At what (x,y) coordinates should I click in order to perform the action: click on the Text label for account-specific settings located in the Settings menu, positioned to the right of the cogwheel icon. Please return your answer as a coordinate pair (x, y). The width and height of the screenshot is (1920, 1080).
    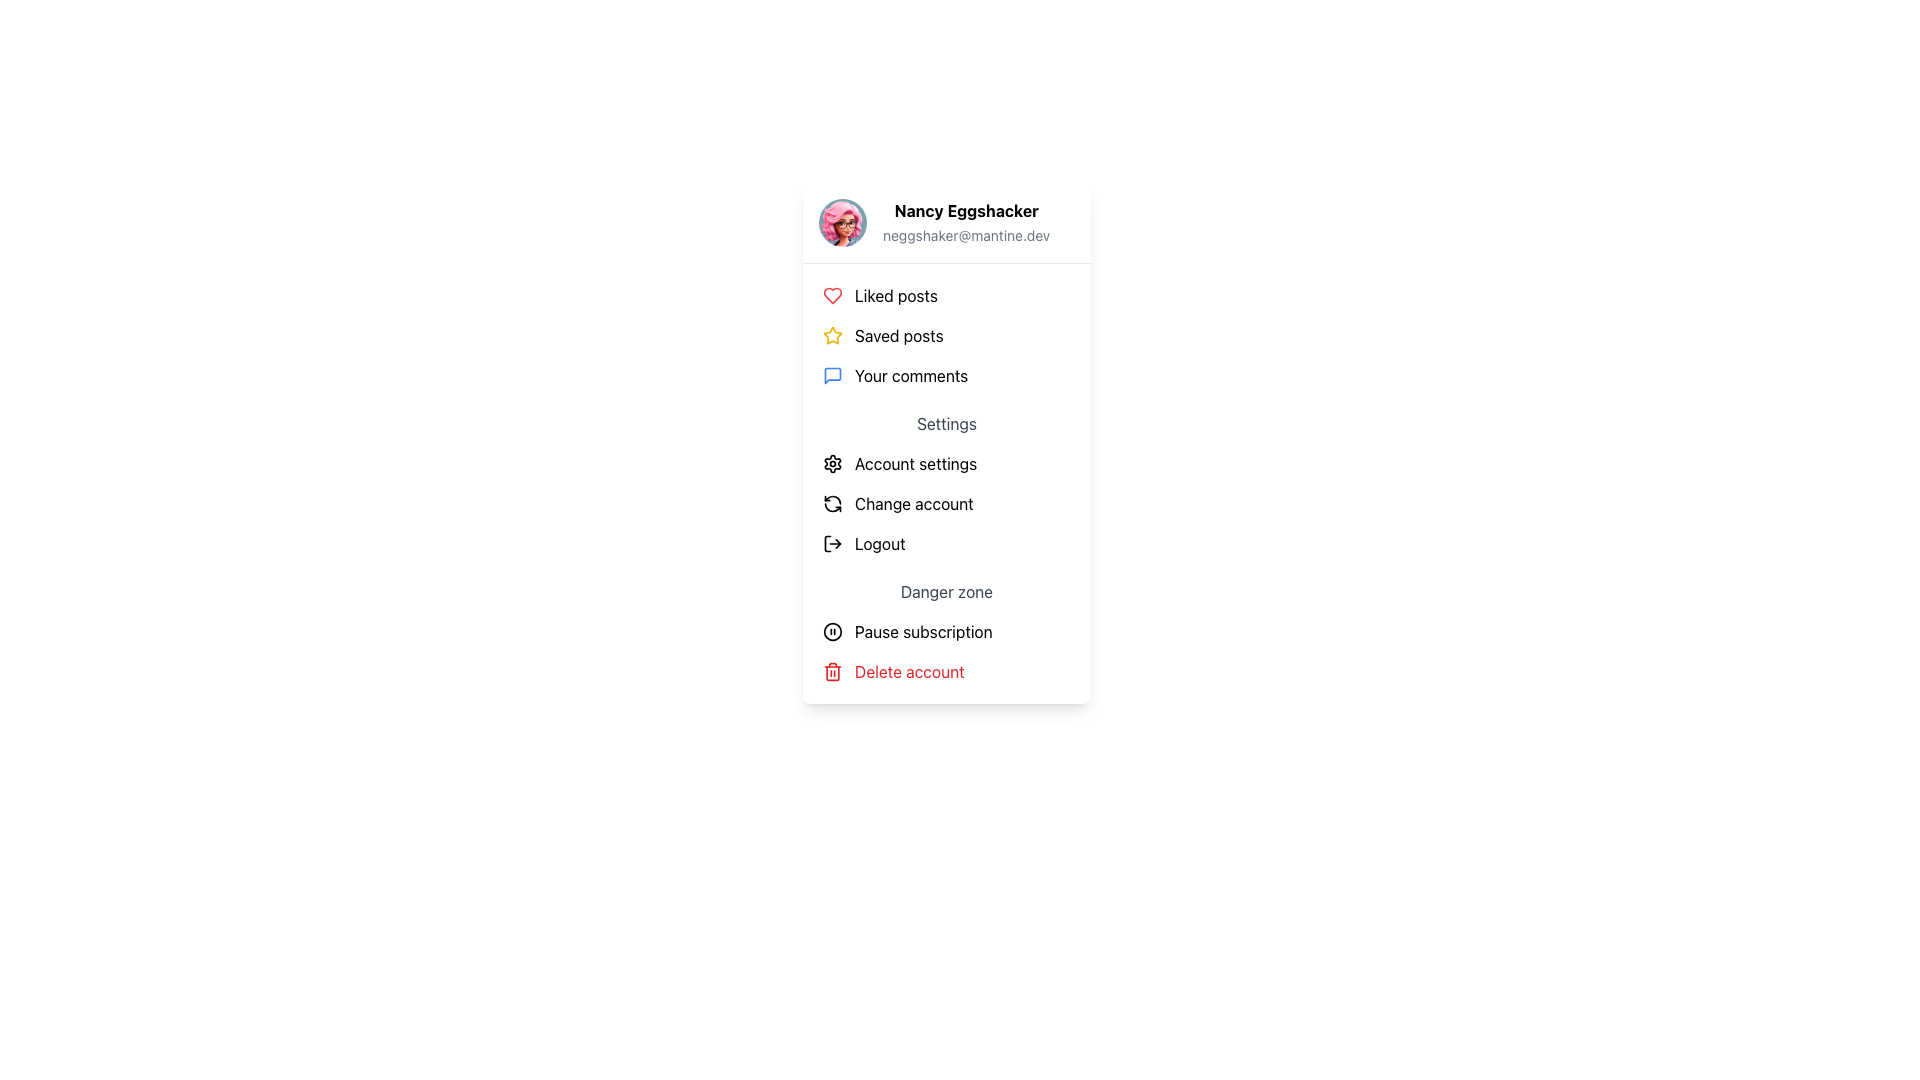
    Looking at the image, I should click on (915, 463).